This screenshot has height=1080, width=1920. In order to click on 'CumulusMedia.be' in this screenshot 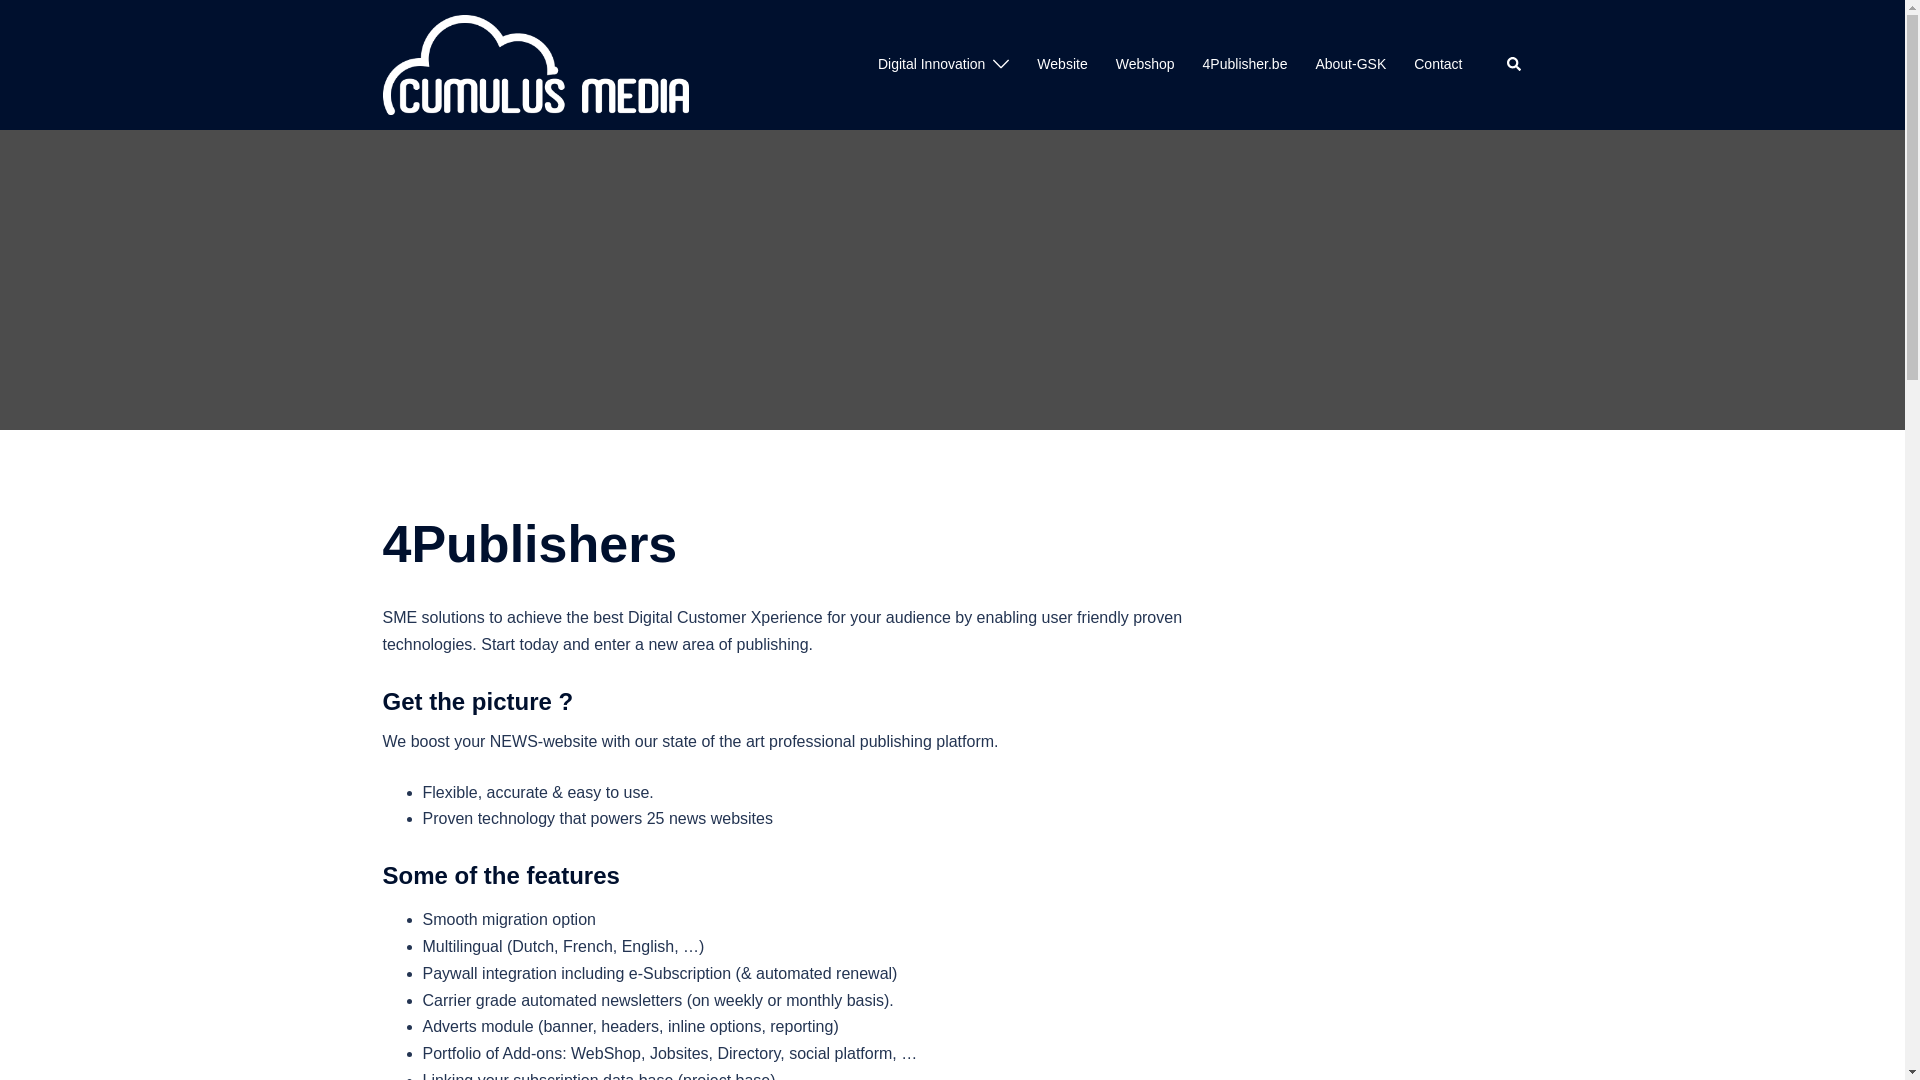, I will do `click(535, 62)`.